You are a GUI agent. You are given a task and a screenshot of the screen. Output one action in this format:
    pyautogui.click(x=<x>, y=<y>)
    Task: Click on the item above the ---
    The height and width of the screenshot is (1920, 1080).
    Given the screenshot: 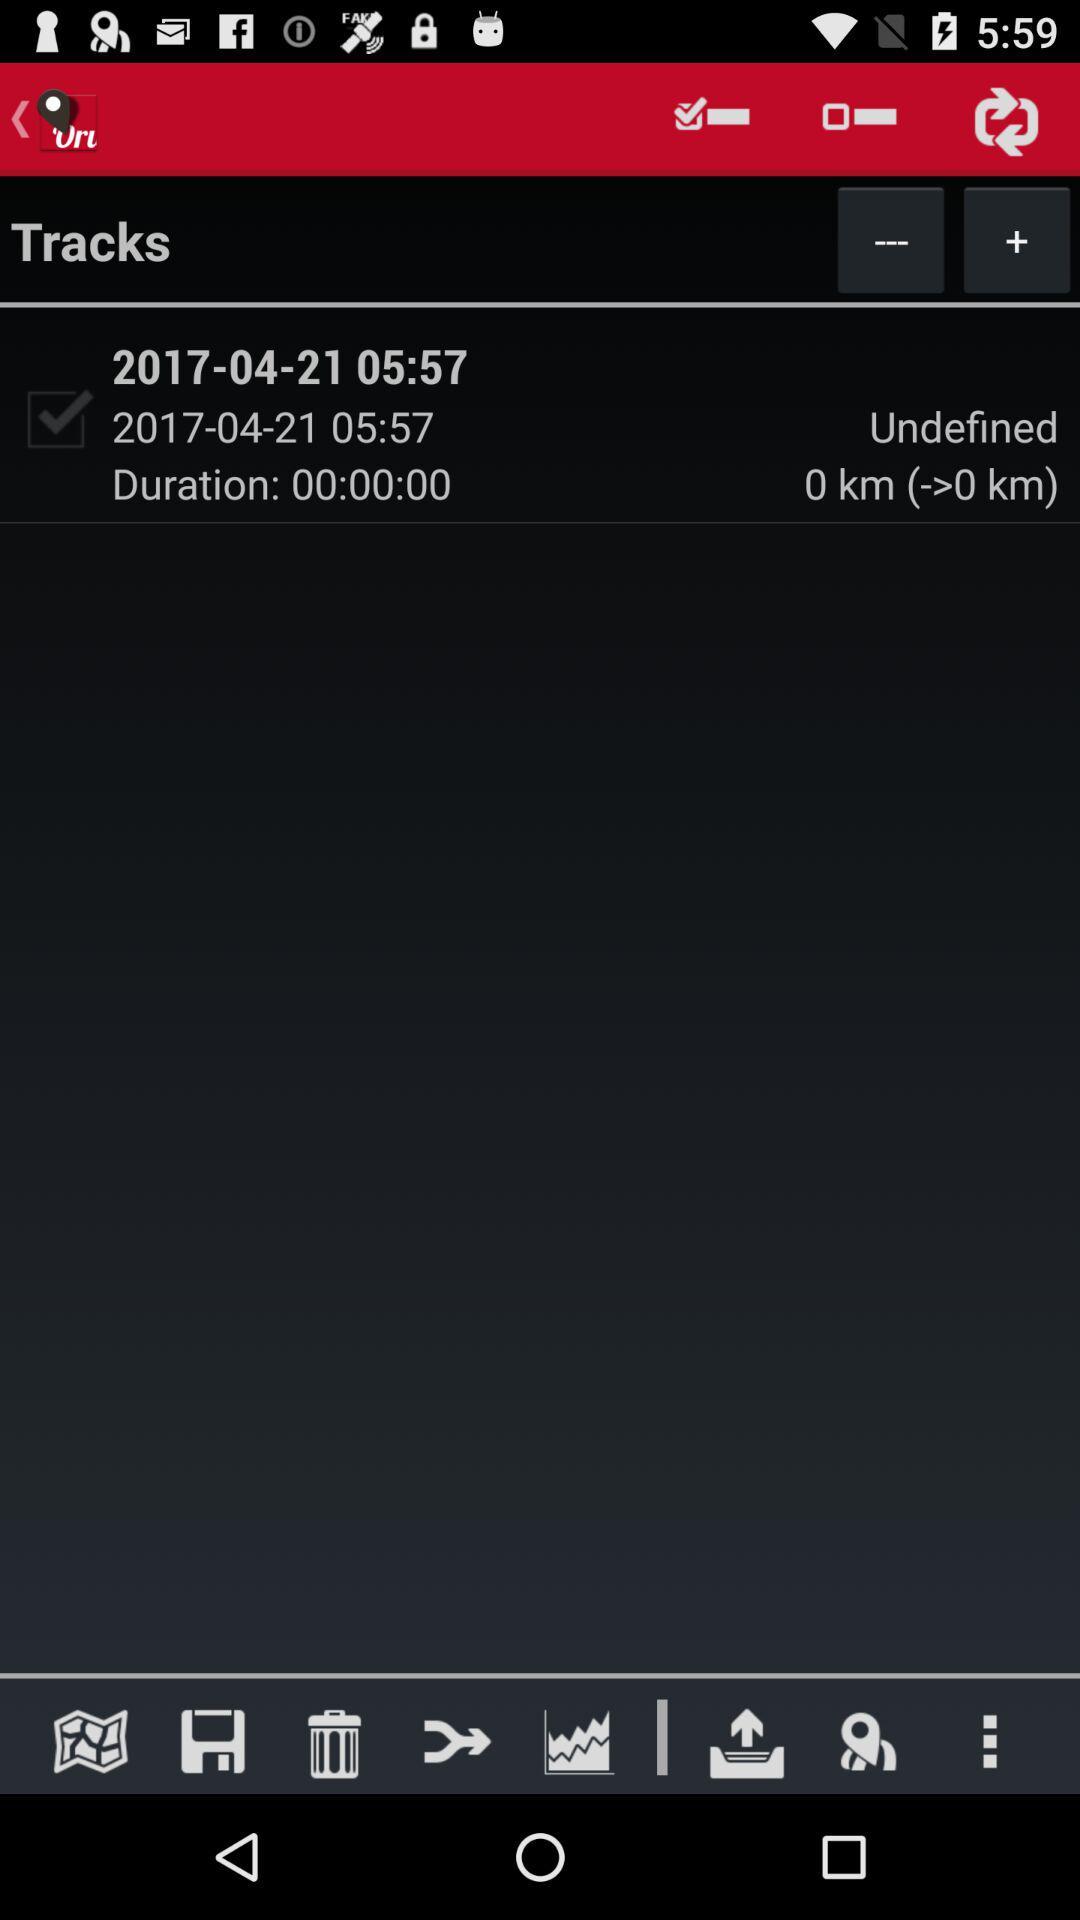 What is the action you would take?
    pyautogui.click(x=858, y=118)
    